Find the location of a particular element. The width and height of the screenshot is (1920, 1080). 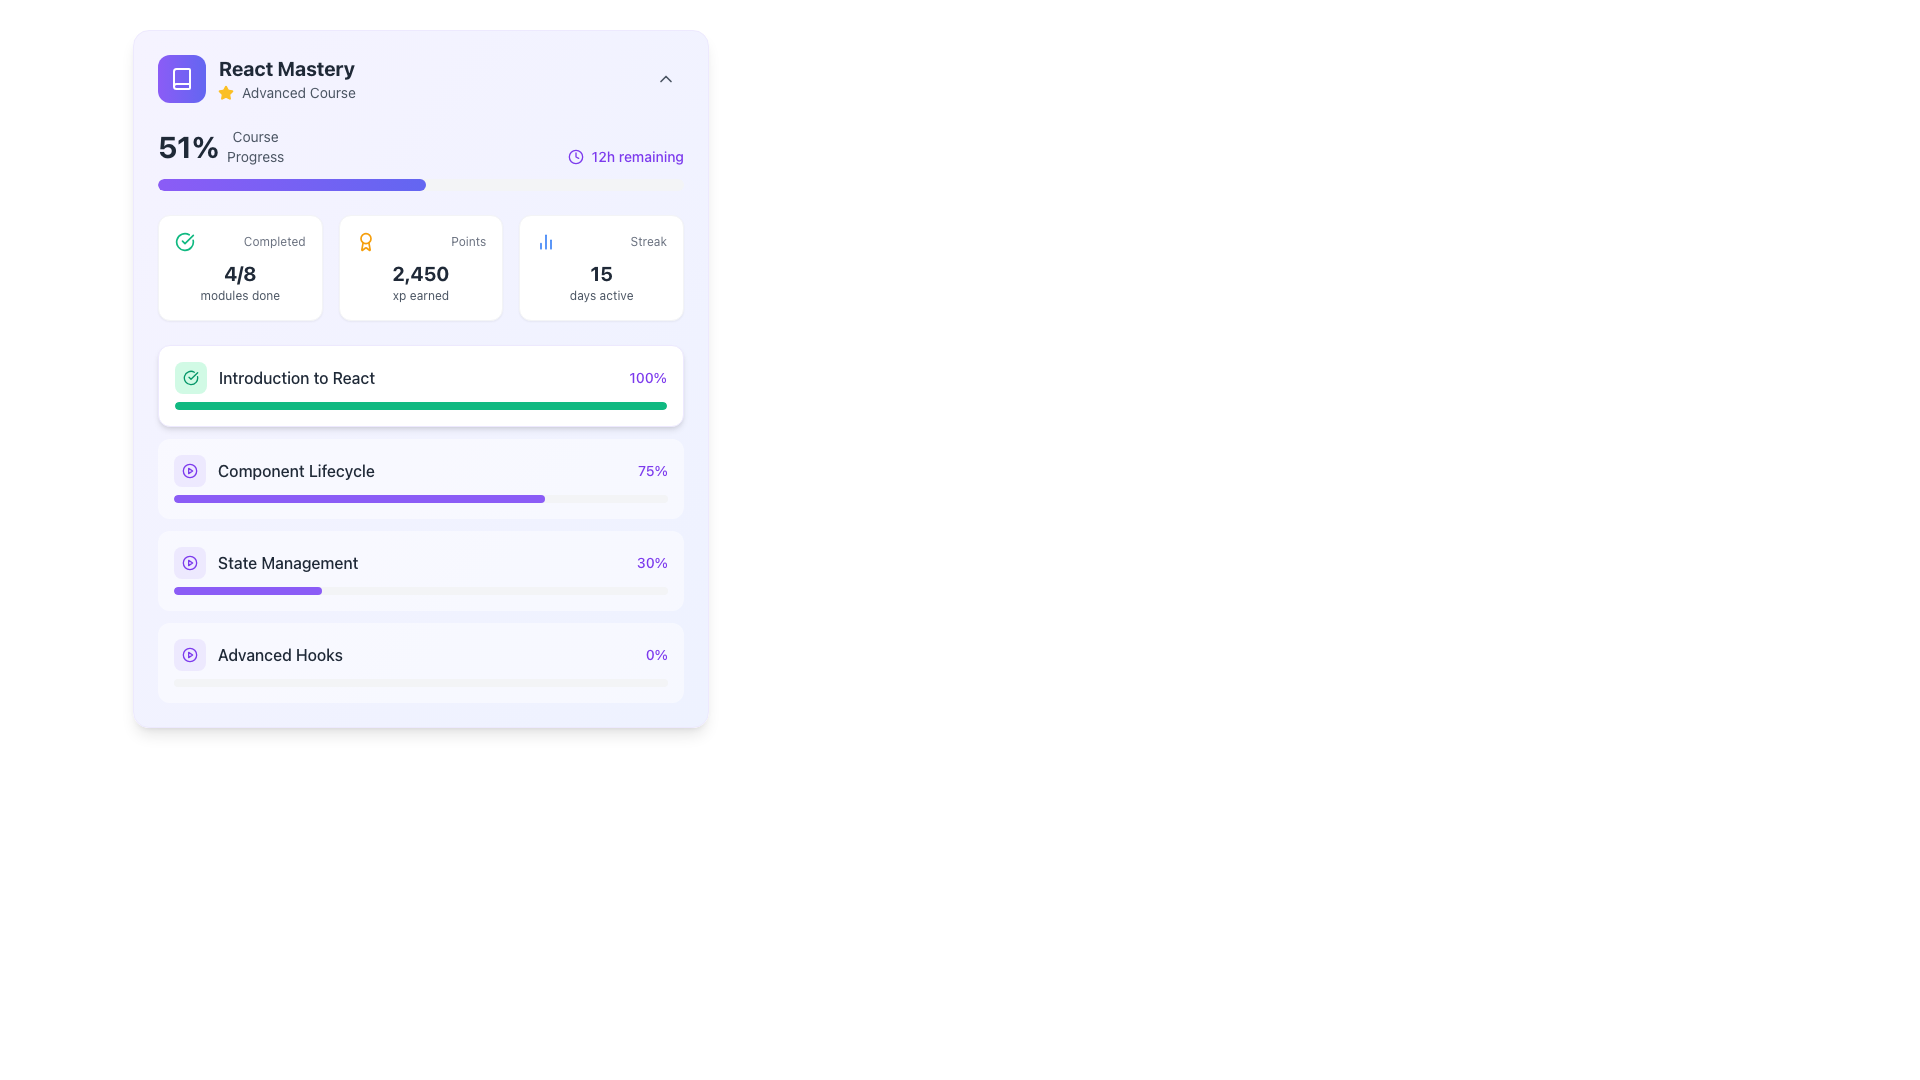

the Text label that represents the percentage of the course completed, located in the 'Course Progress' section at the top-left corner of the interface, immediately below the course name and icon is located at coordinates (188, 145).